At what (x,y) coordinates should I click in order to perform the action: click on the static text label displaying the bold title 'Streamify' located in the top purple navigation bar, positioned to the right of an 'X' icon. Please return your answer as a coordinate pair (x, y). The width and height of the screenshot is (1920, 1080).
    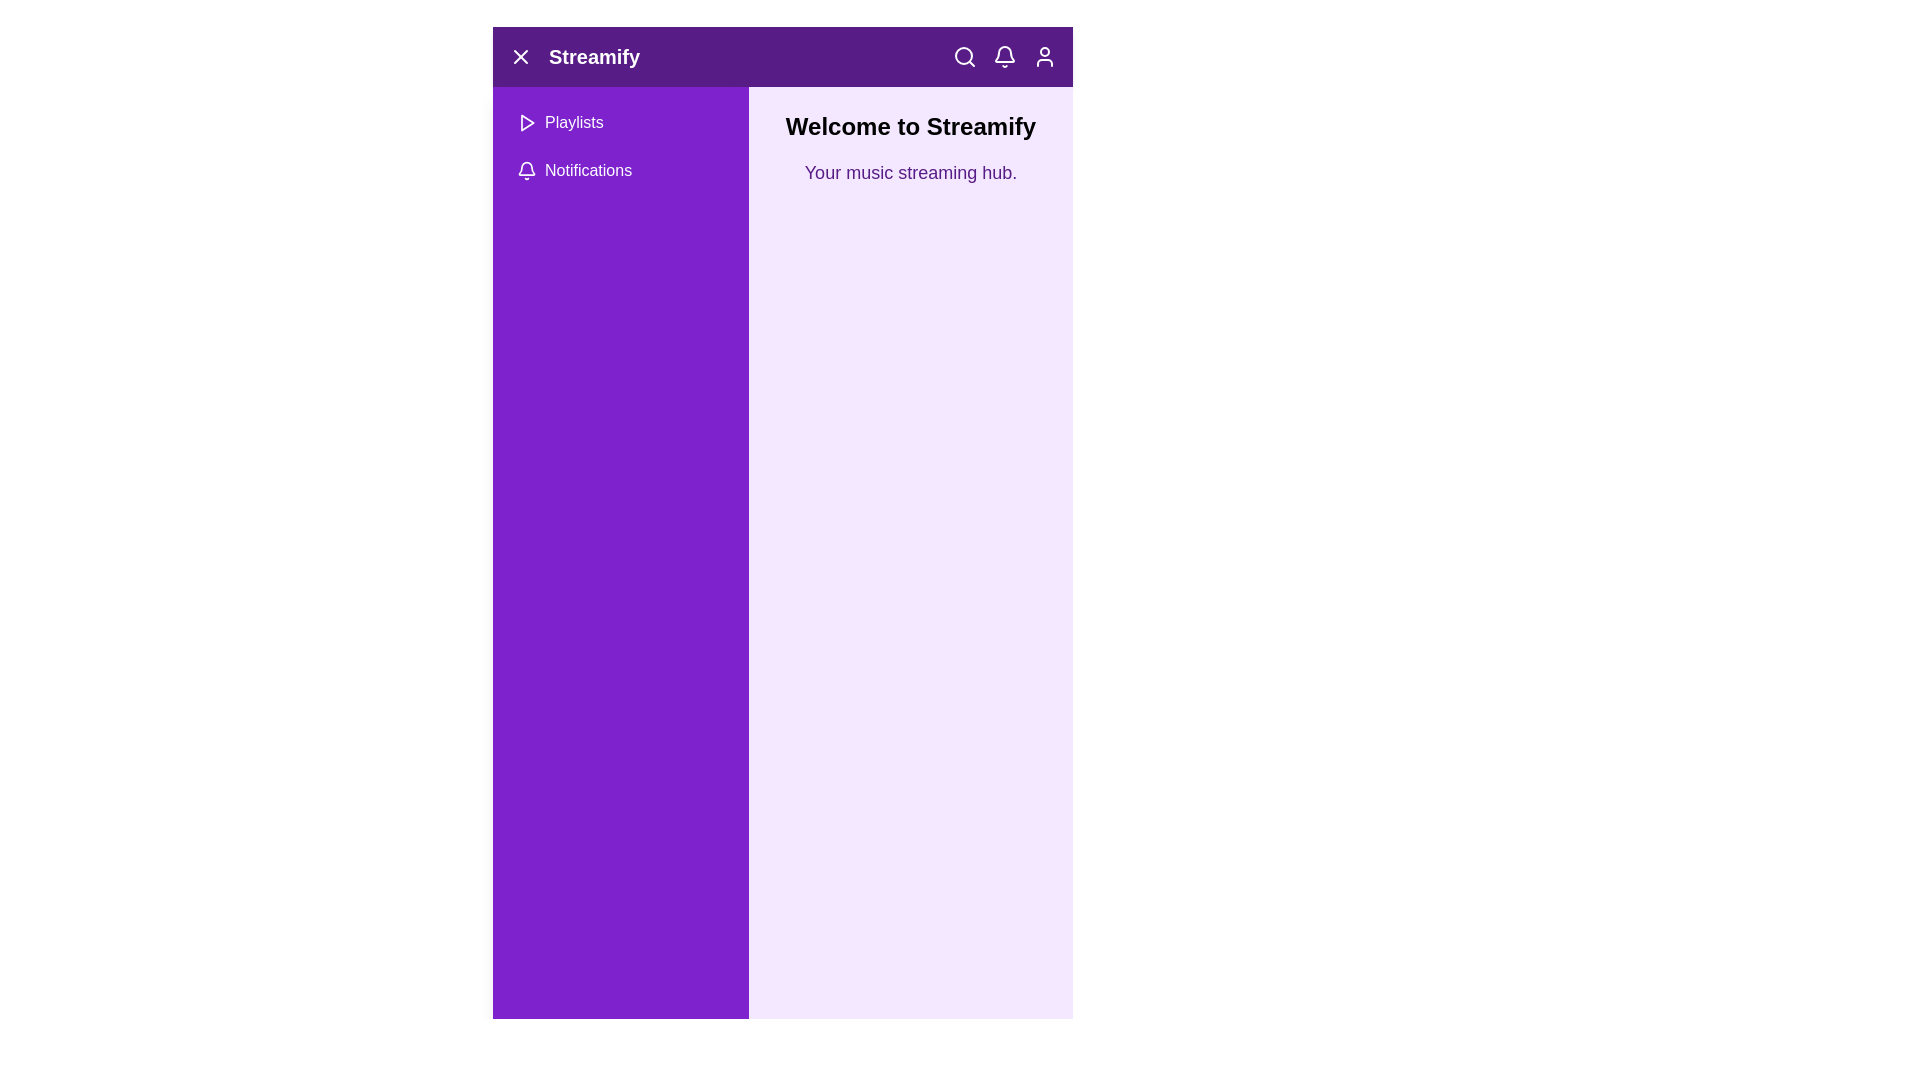
    Looking at the image, I should click on (593, 56).